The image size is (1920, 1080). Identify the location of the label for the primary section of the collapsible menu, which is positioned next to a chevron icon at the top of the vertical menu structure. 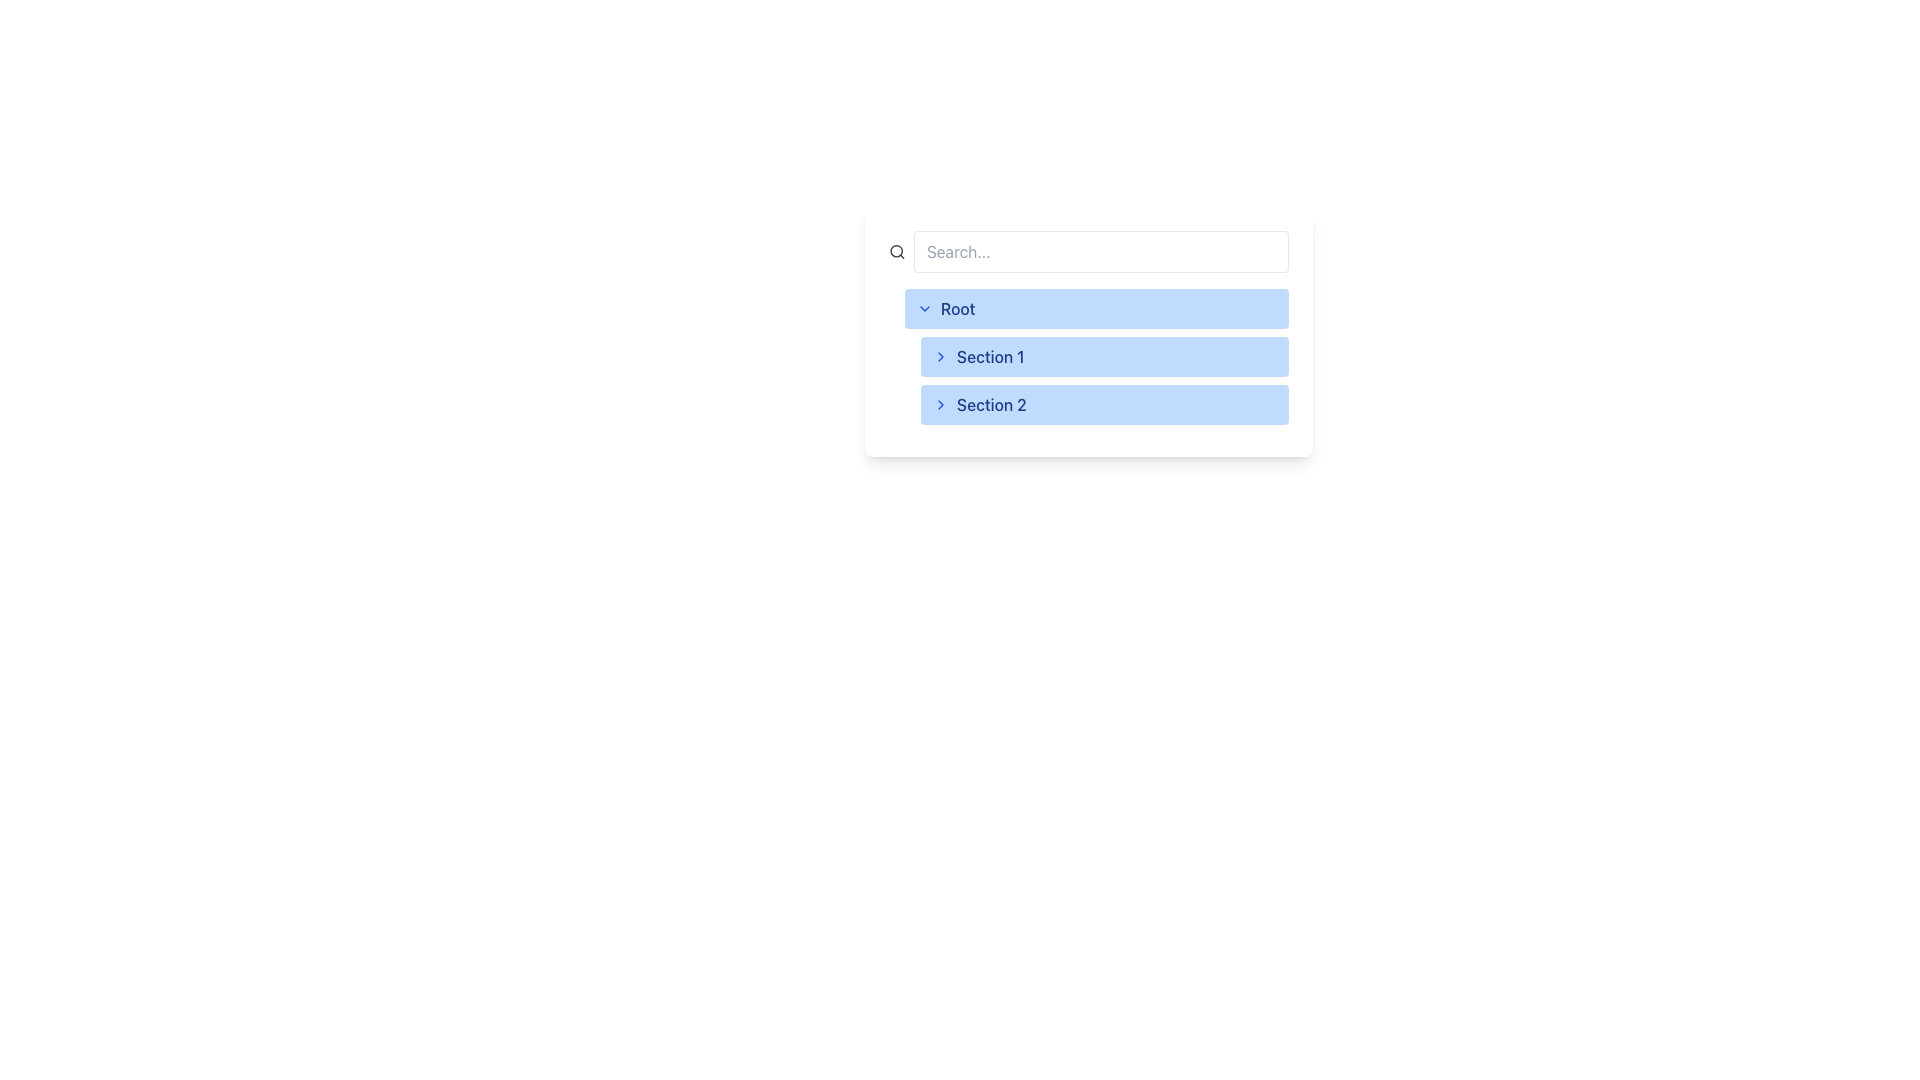
(957, 308).